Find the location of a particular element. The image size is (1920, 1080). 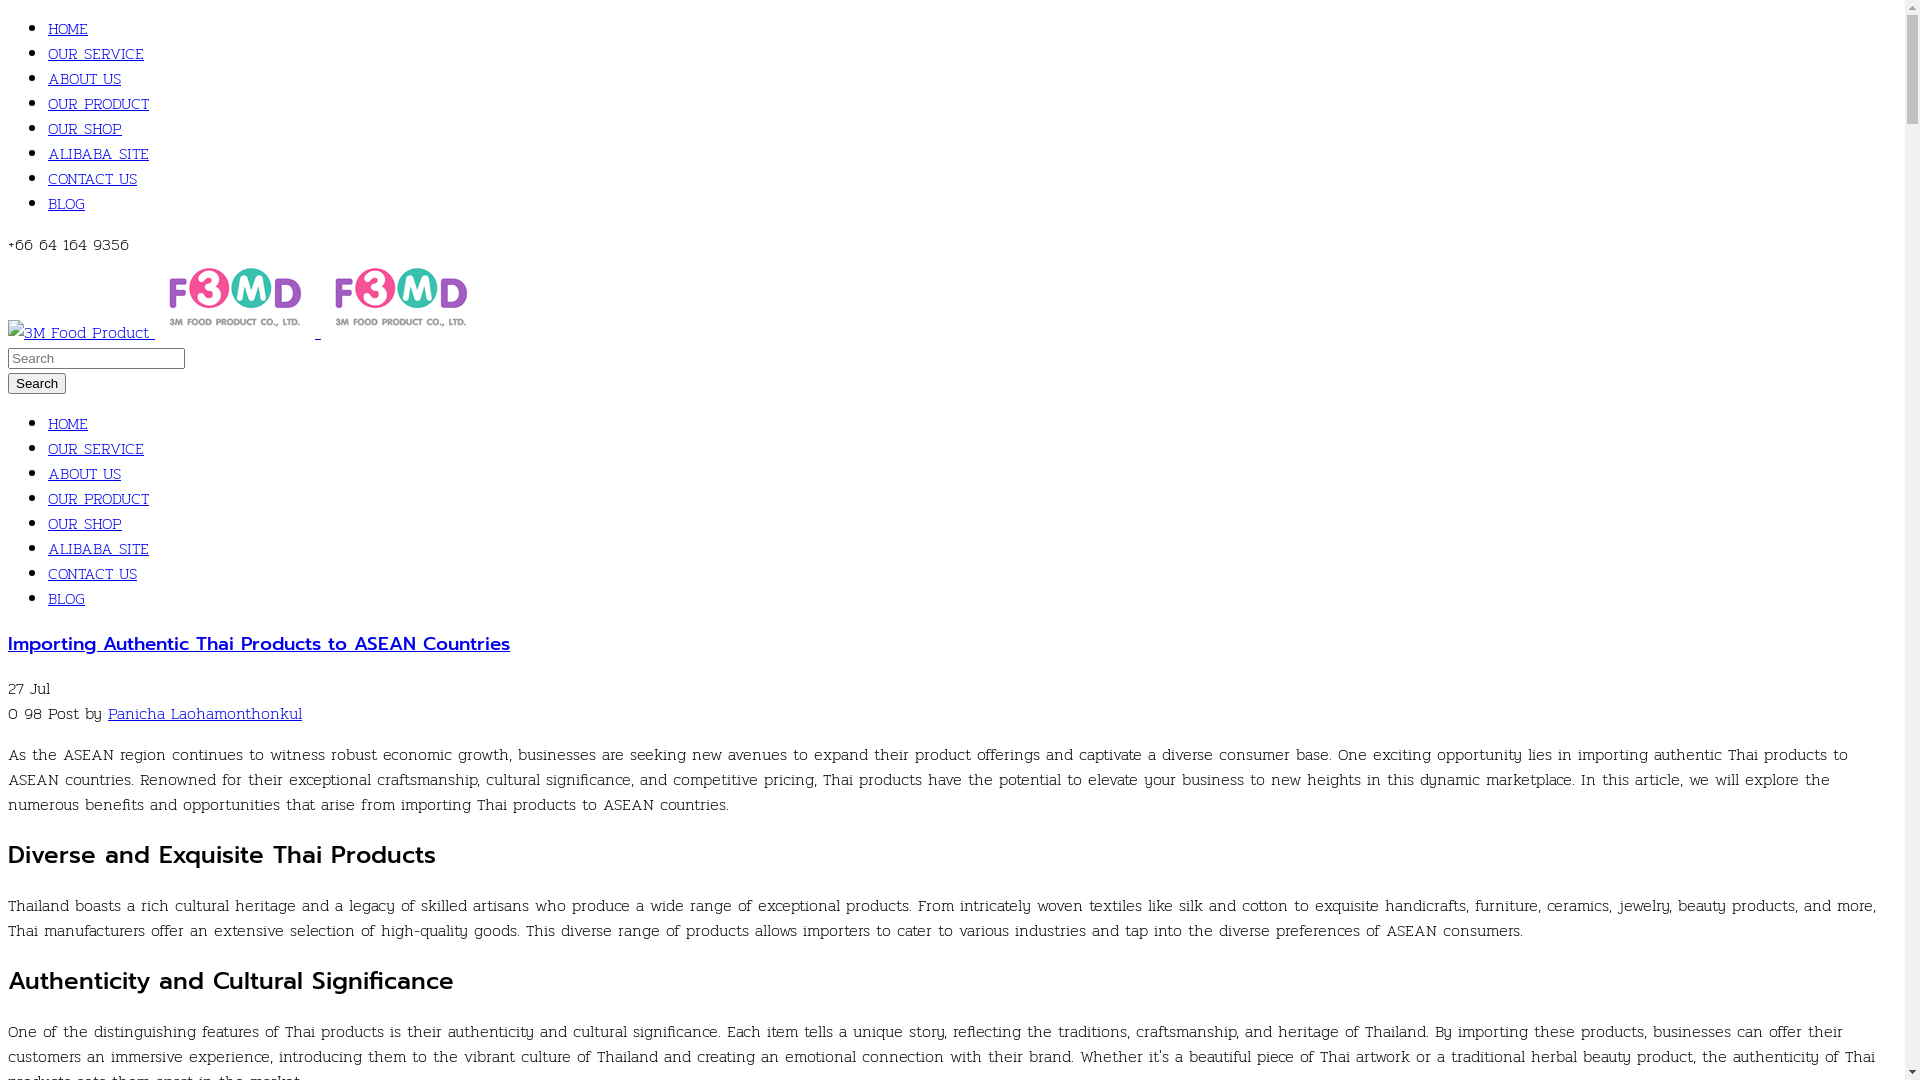

'ABOUT US' is located at coordinates (83, 77).